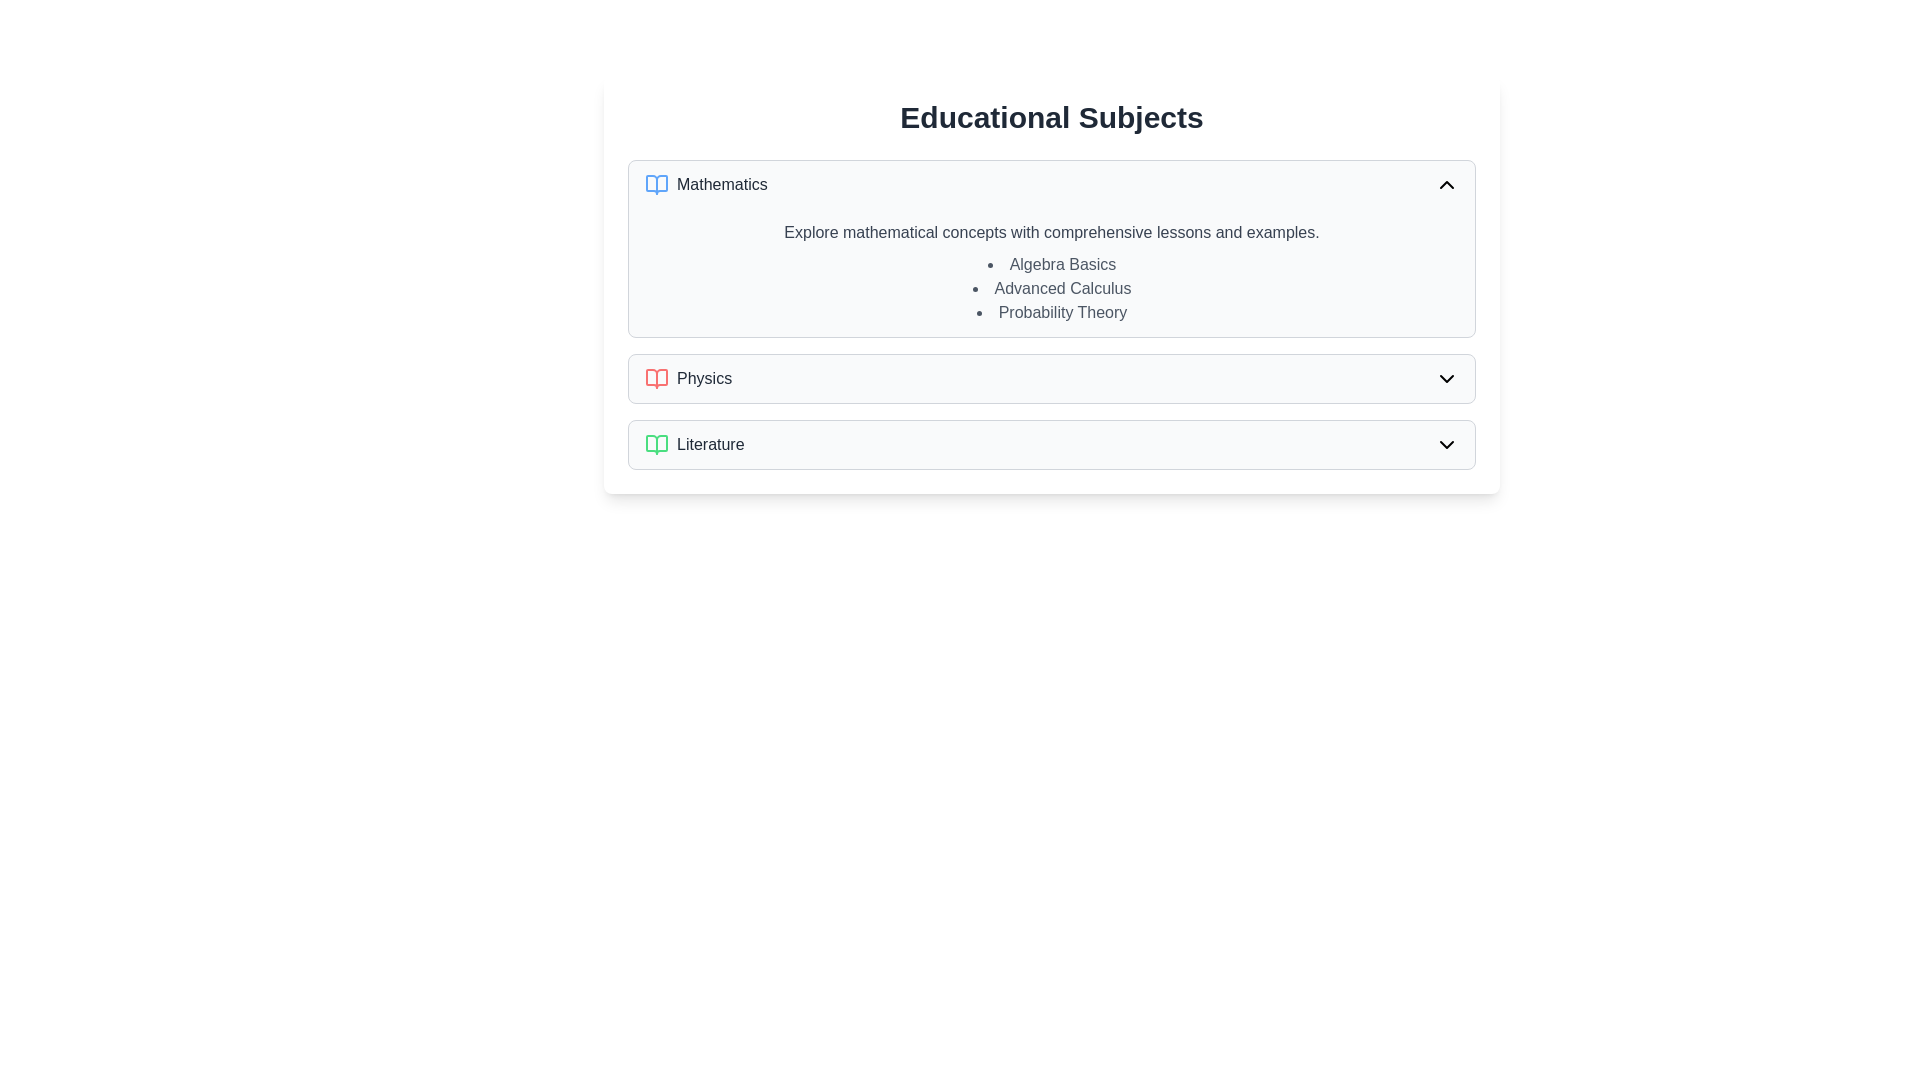 The width and height of the screenshot is (1920, 1080). Describe the element at coordinates (1050, 273) in the screenshot. I see `the informational content block delivering introductory text and a summary of topics in the Mathematics section, located under the 'Mathematics' header` at that location.